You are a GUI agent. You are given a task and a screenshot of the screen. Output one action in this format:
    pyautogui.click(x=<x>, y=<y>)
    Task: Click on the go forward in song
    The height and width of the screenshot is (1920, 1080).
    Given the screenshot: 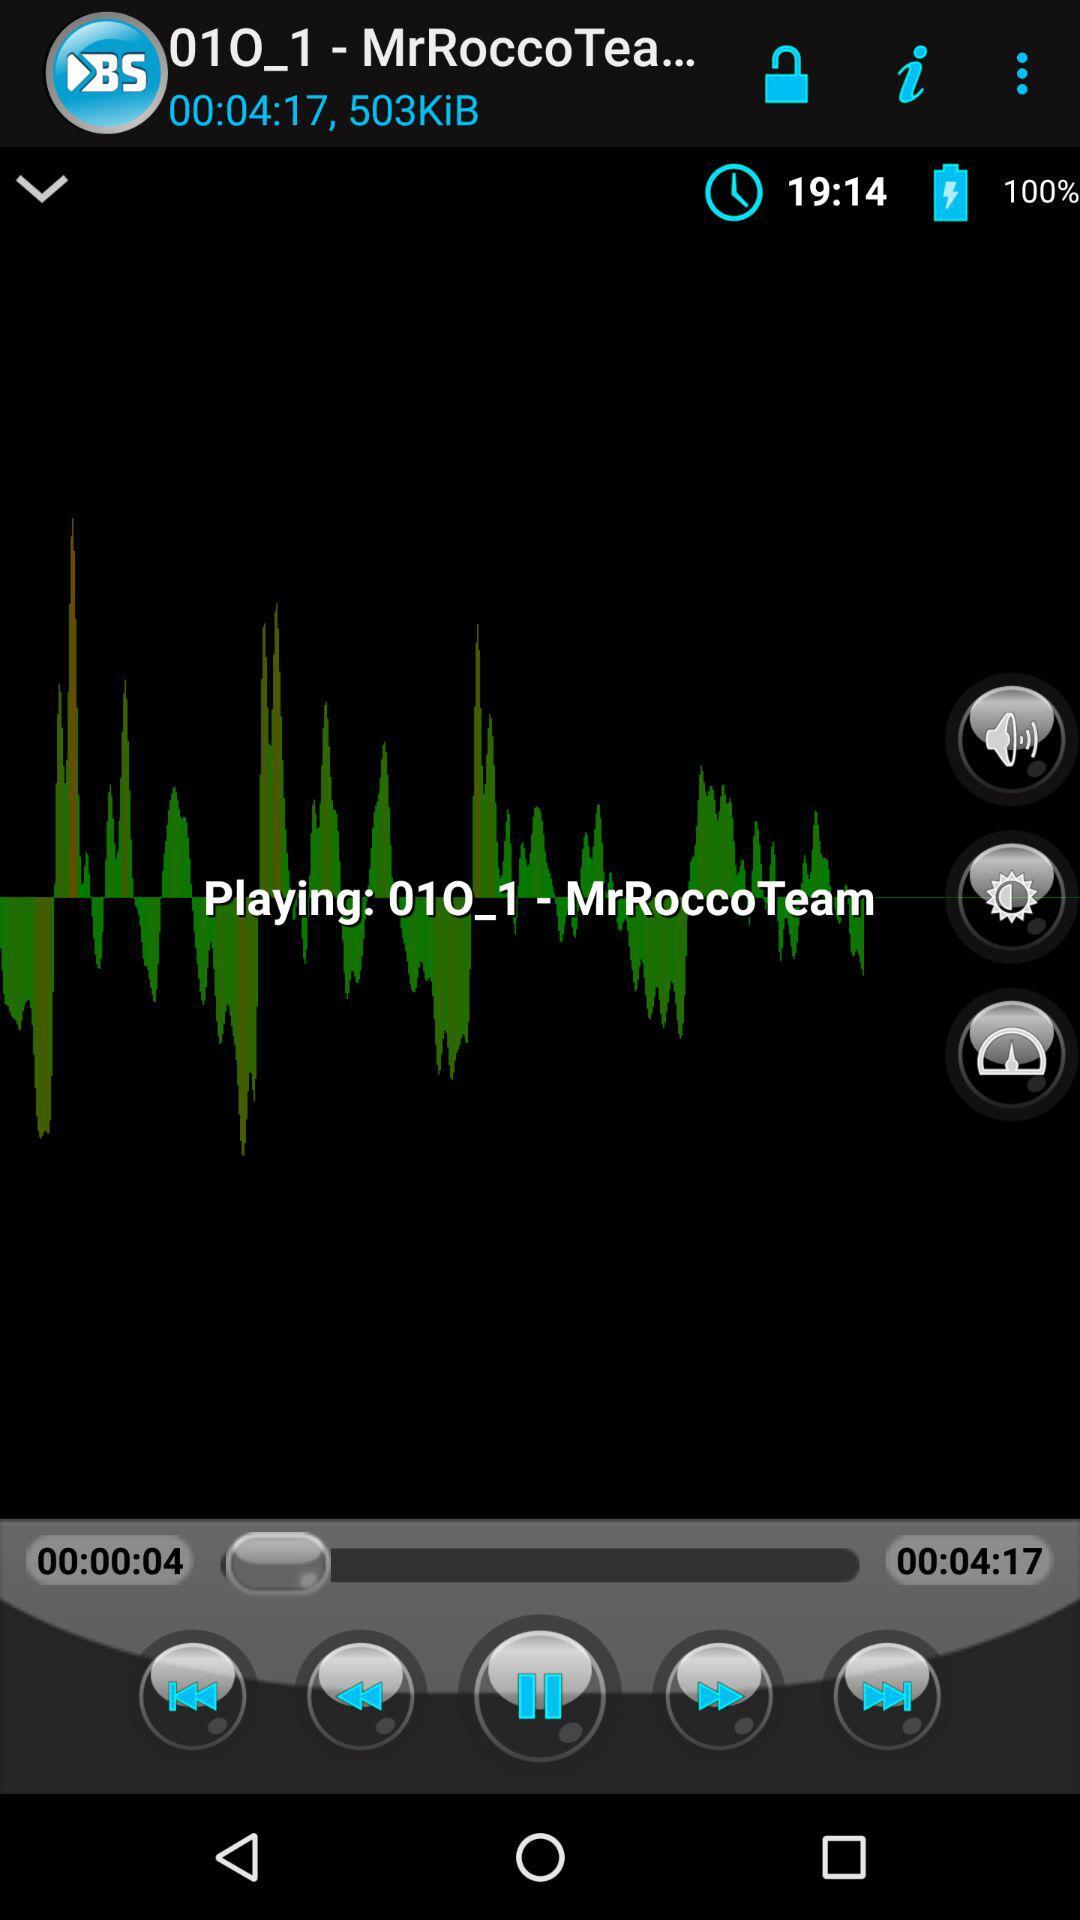 What is the action you would take?
    pyautogui.click(x=718, y=1695)
    